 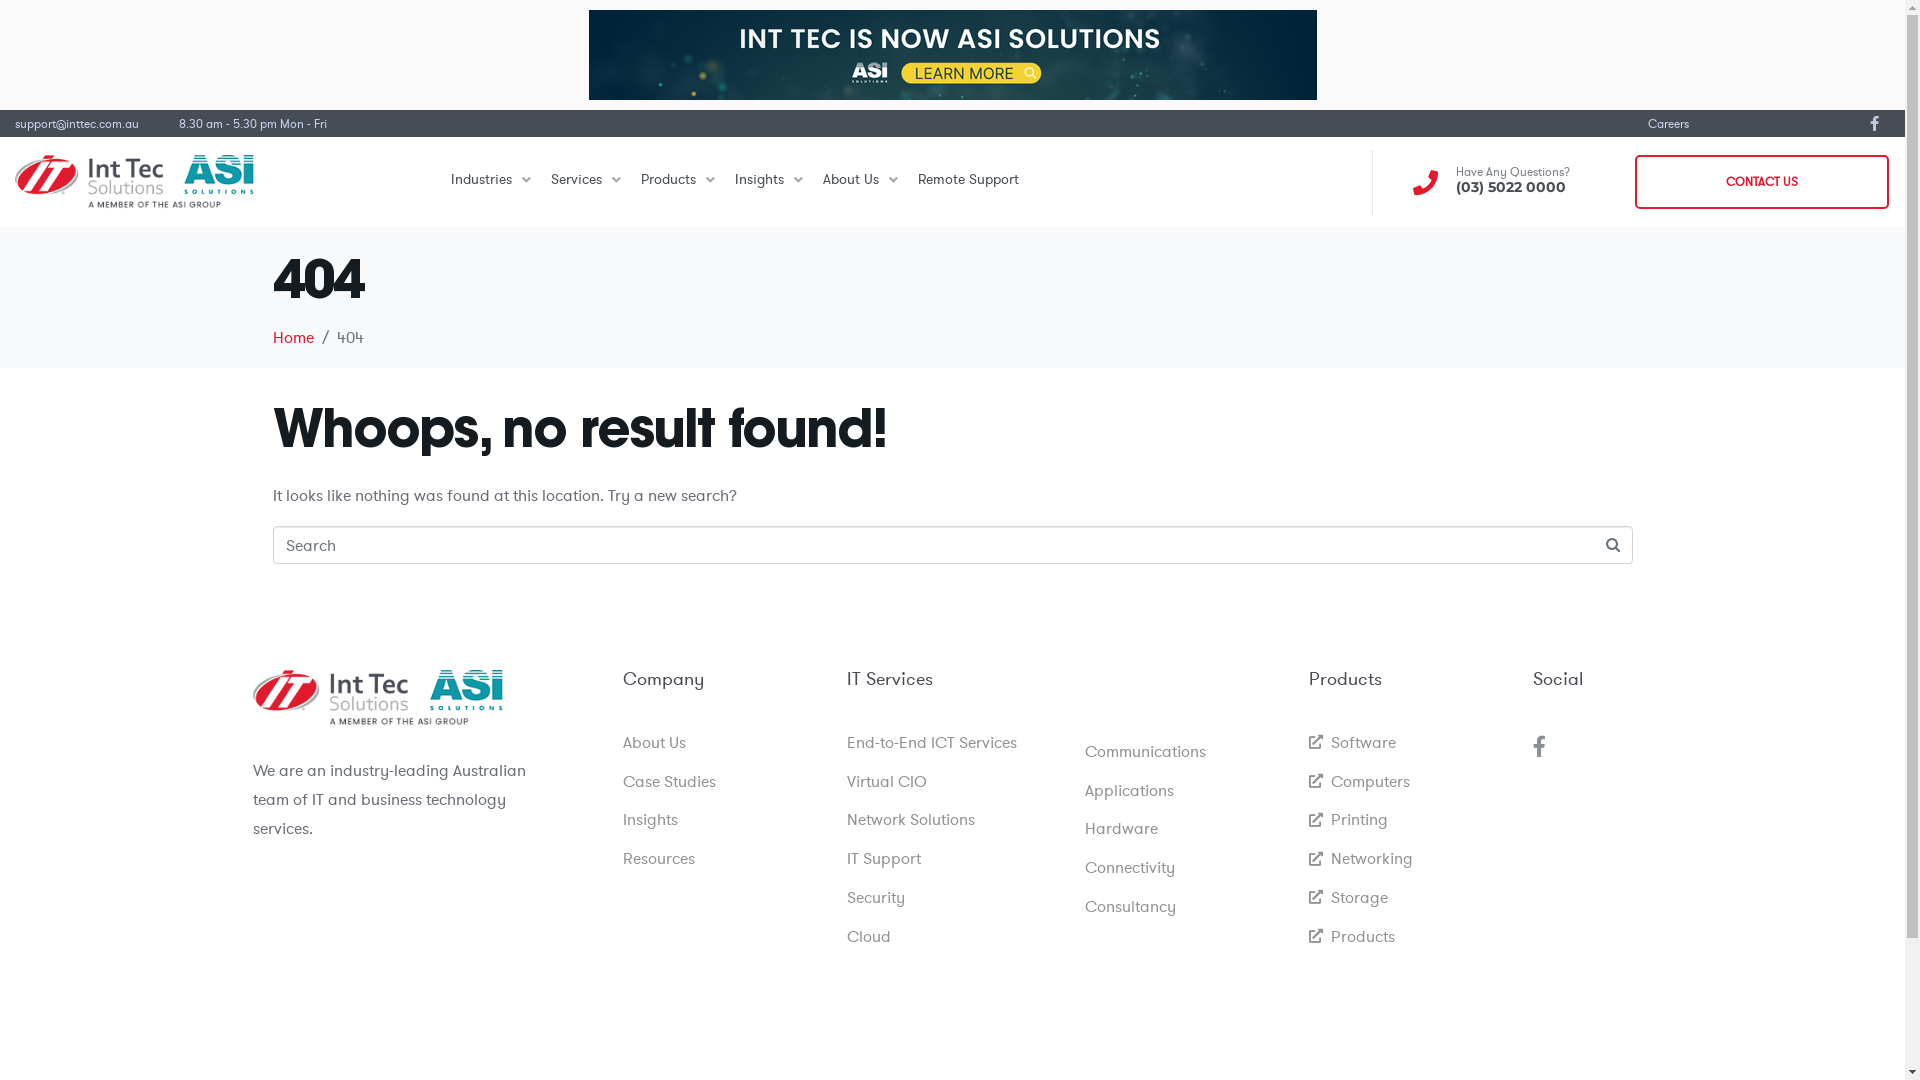 I want to click on 'CONTACT US', so click(x=1761, y=181).